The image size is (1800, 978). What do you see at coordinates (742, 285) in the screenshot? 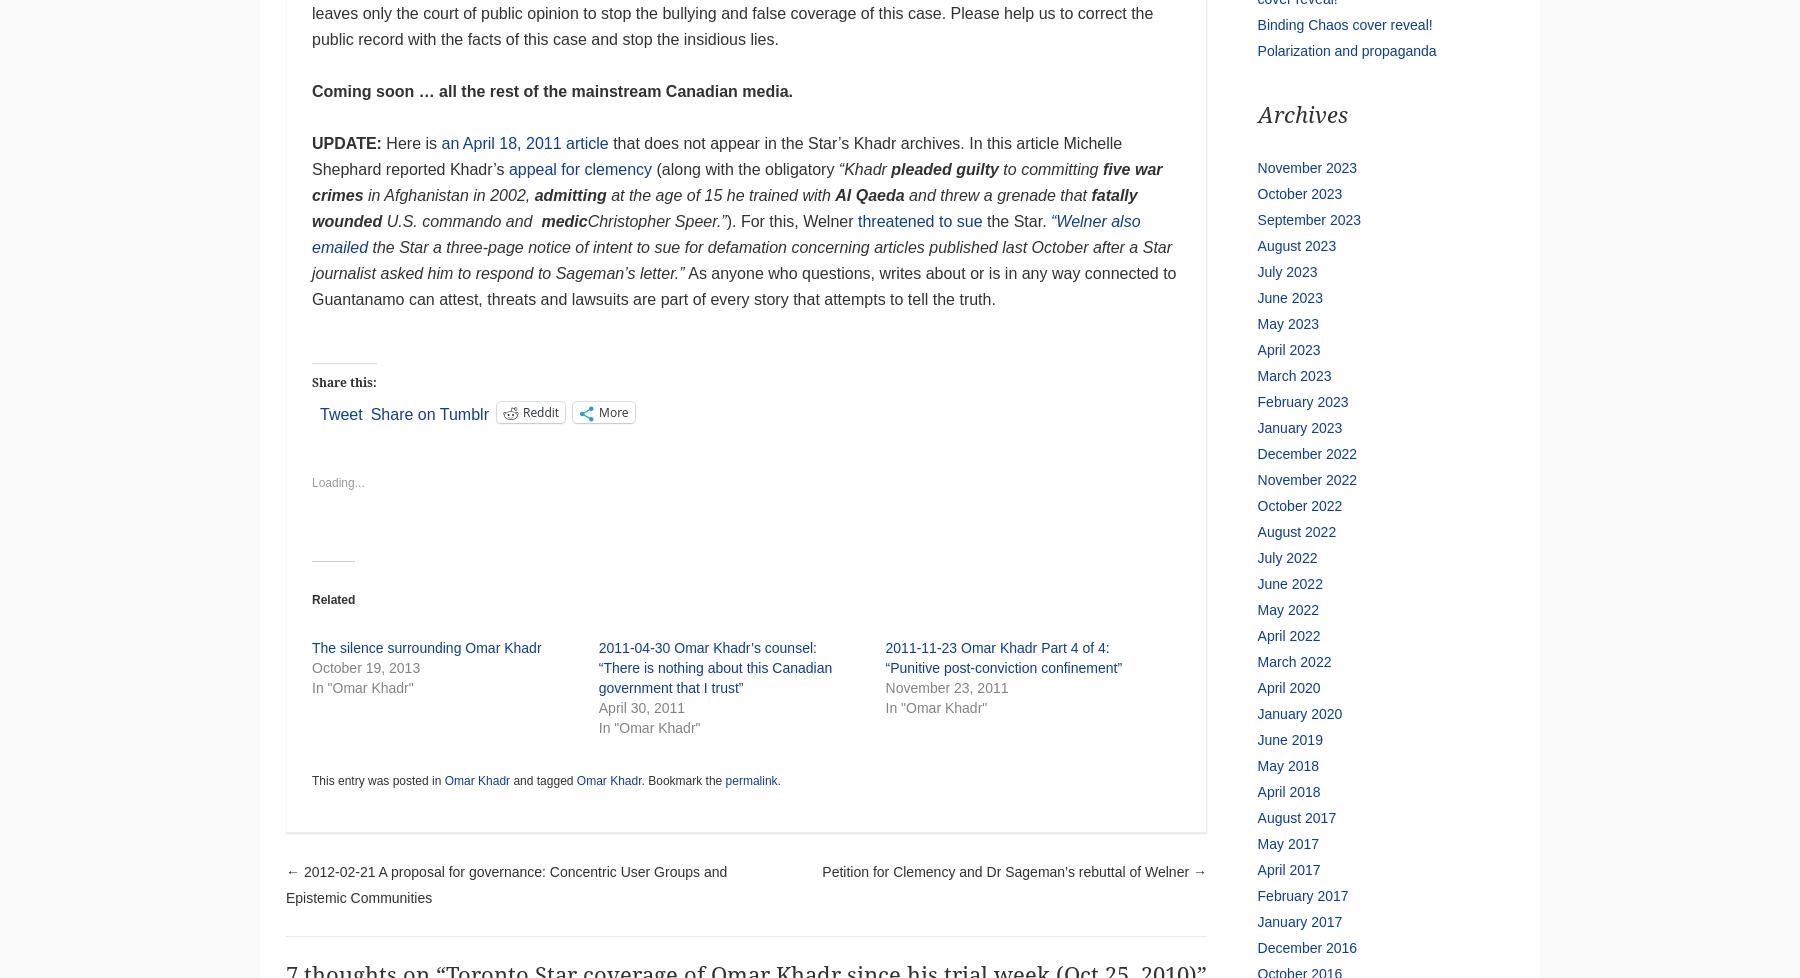
I see `'As anyone who questions, writes about or is in any way connected to Guantanamo can attest, threats and lawsuits are part of every story that attempts to tell the truth.'` at bounding box center [742, 285].